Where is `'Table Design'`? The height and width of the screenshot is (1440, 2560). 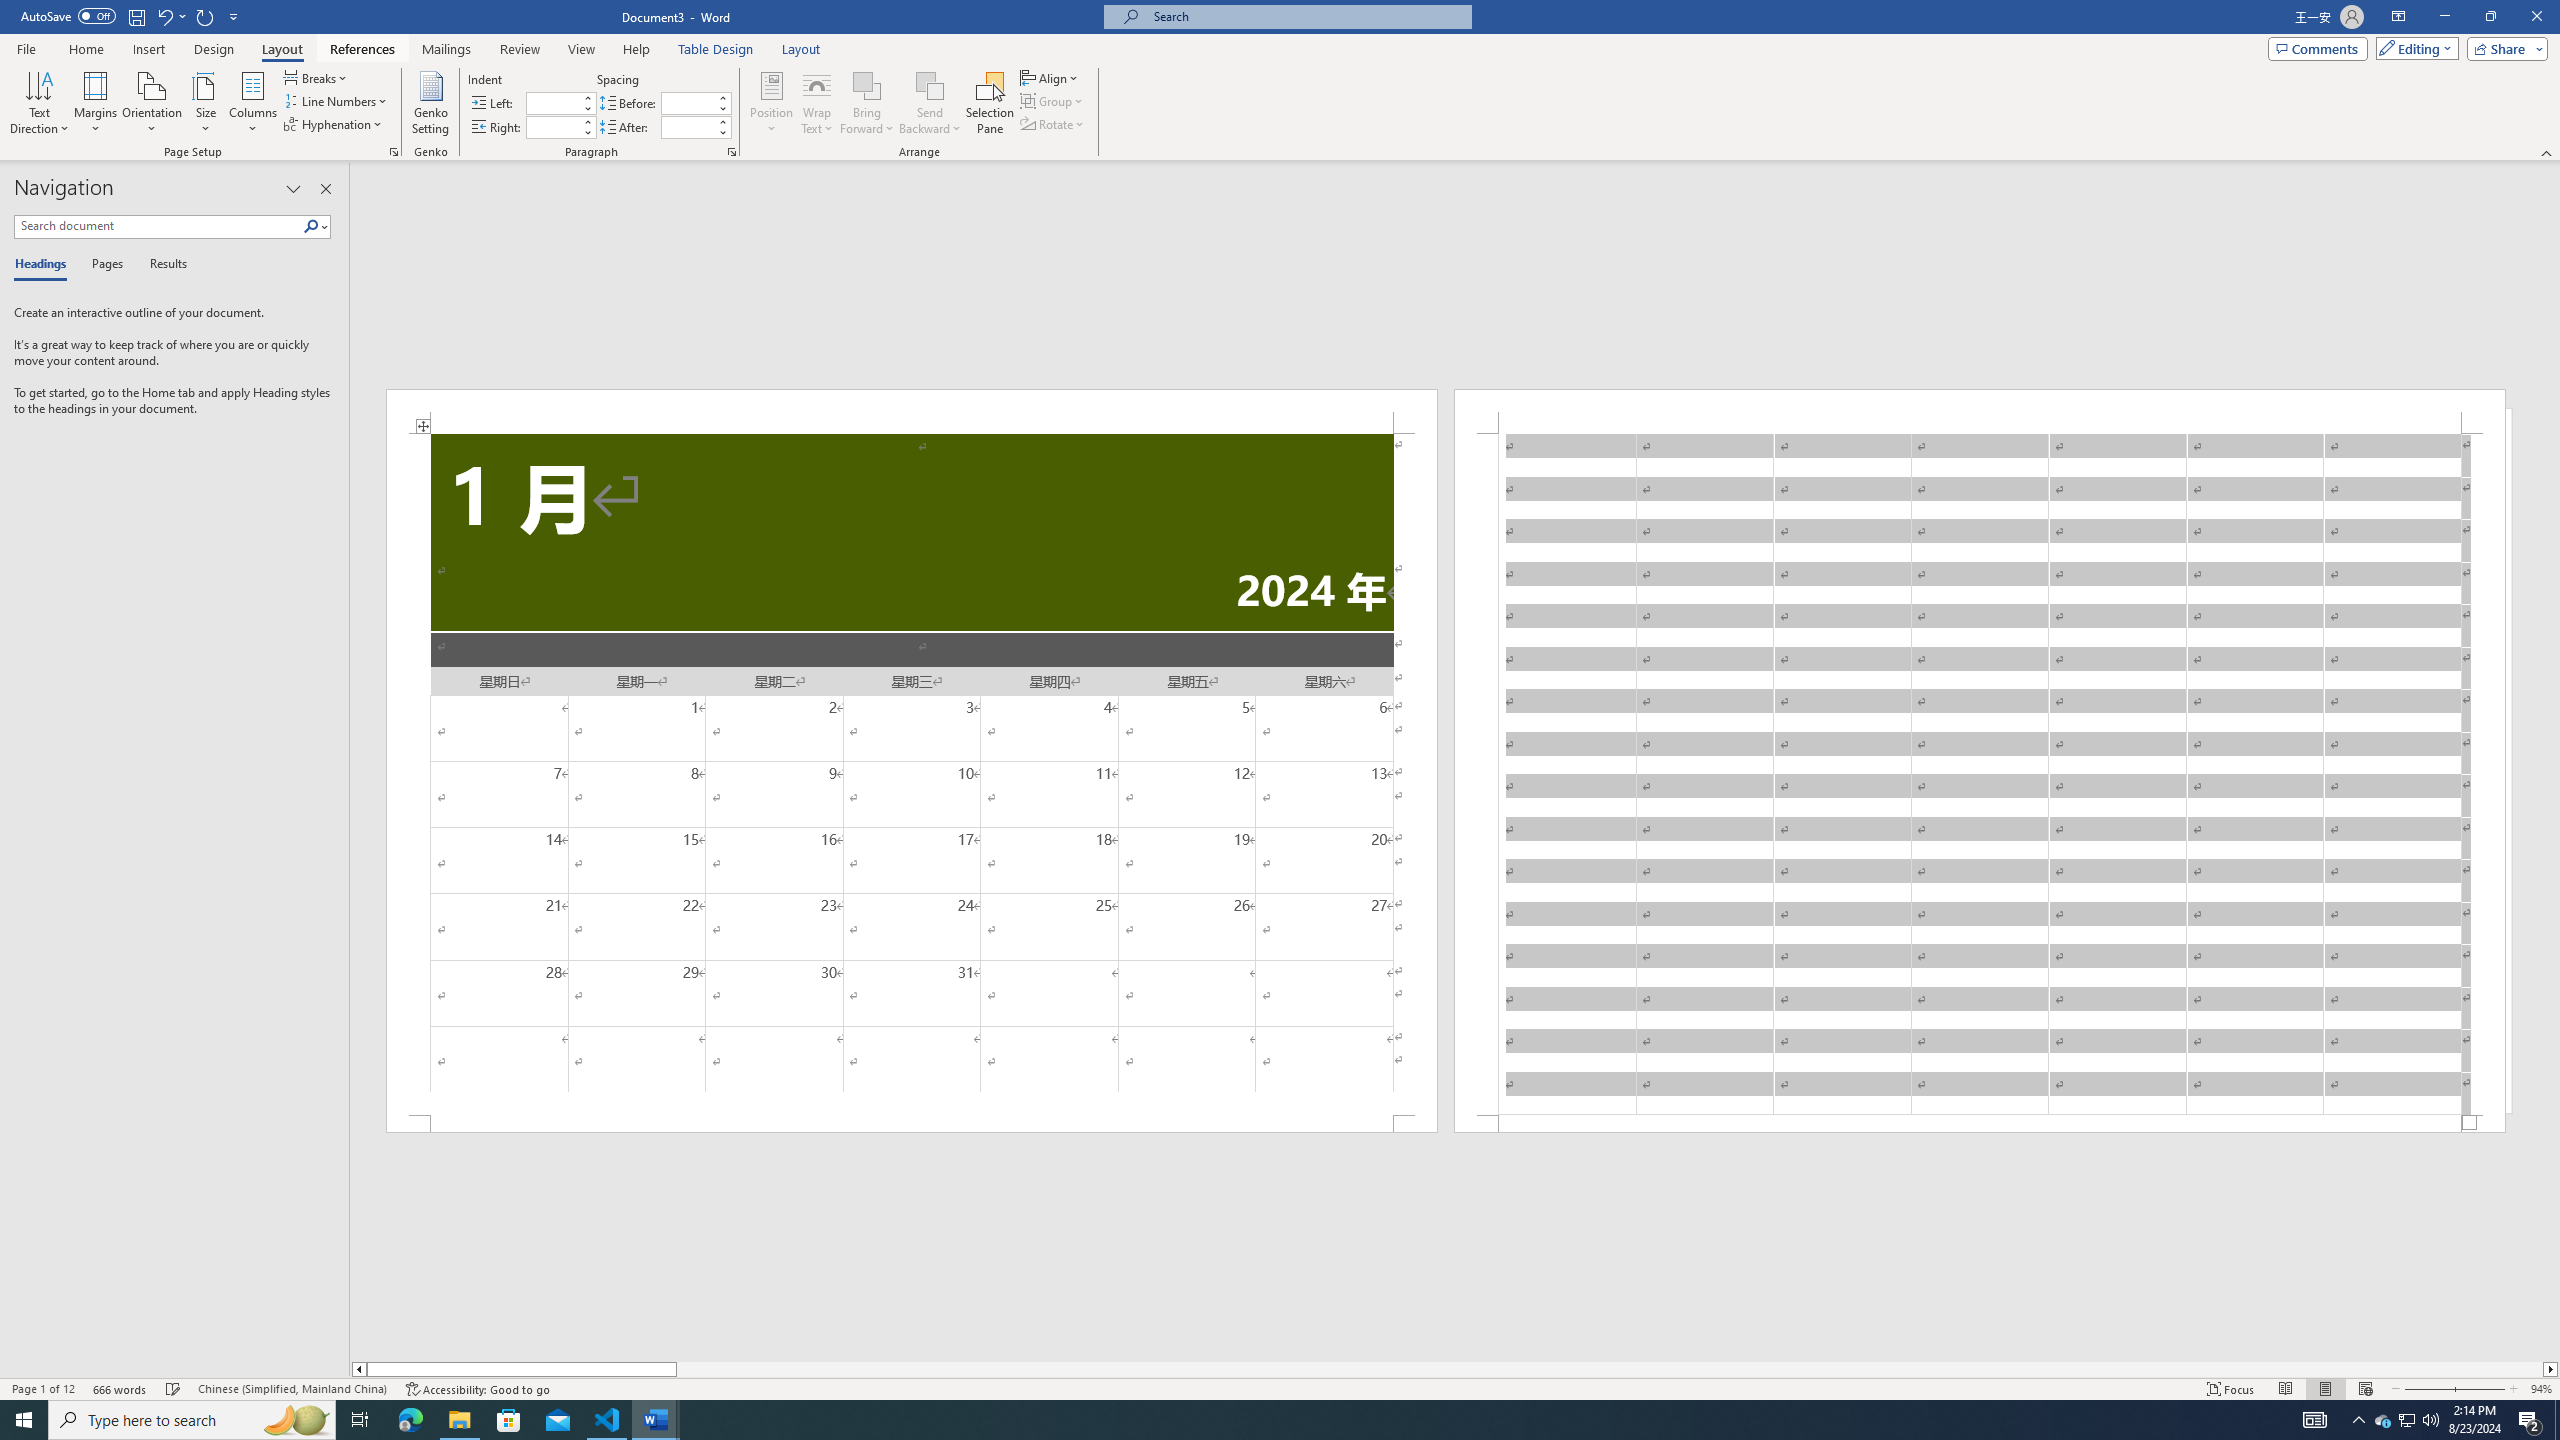
'Table Design' is located at coordinates (716, 49).